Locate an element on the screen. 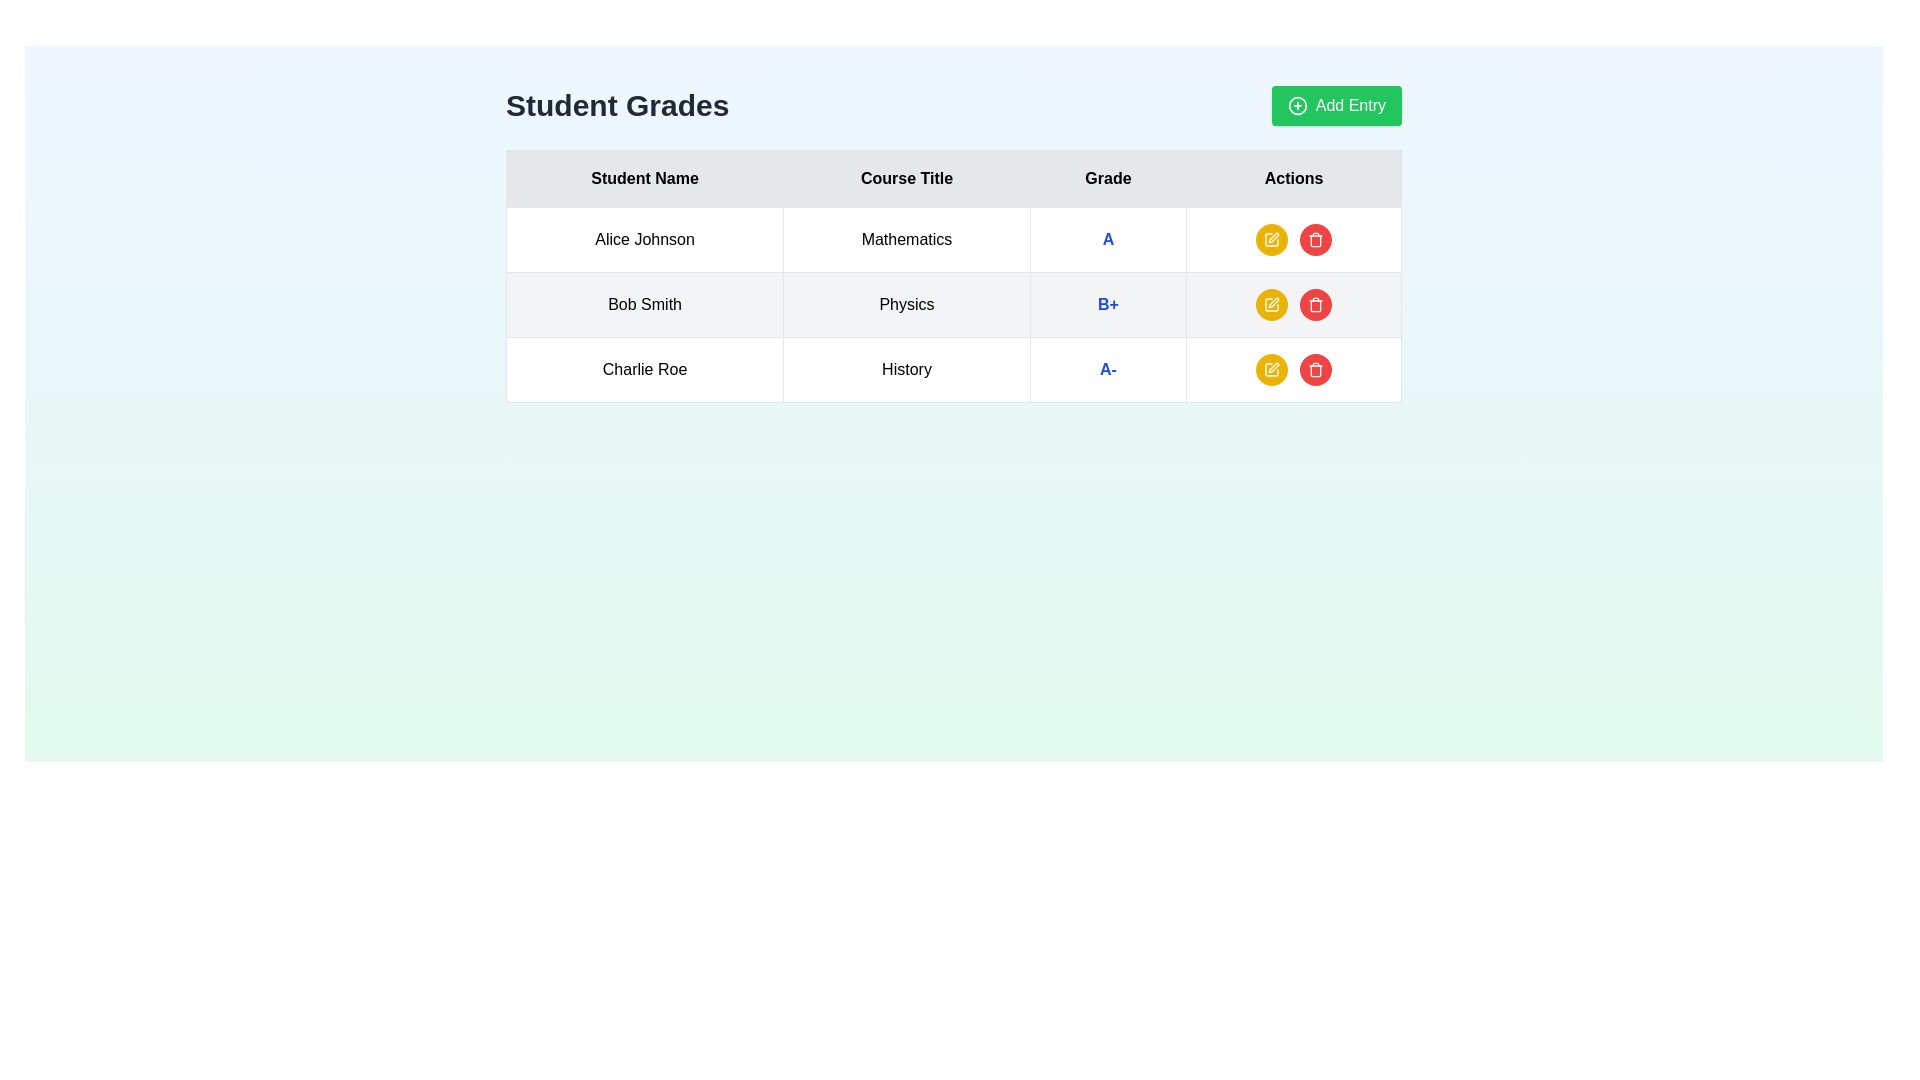 The height and width of the screenshot is (1080, 1920). the delete icon located in the 'Actions' column of the data table, positioned at the rightmost side of the third row is located at coordinates (1315, 238).